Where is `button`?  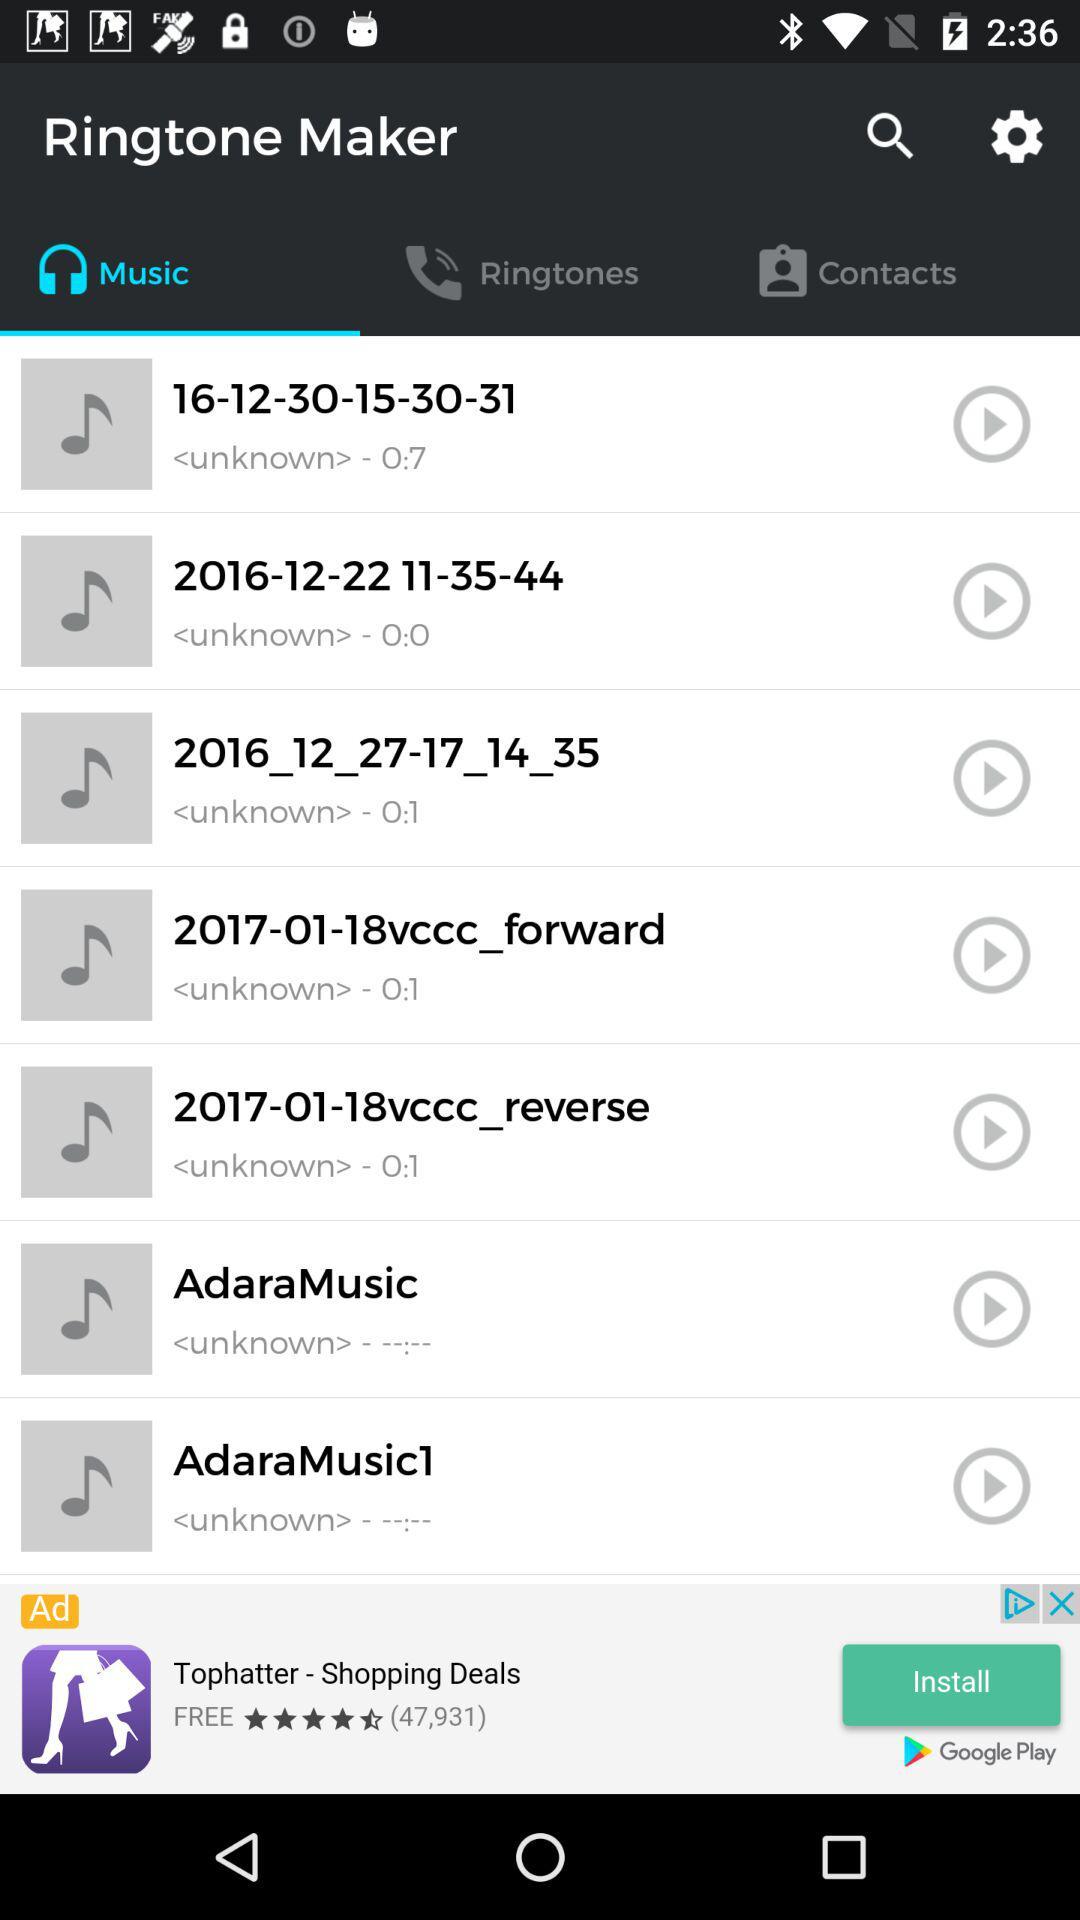 button is located at coordinates (991, 1132).